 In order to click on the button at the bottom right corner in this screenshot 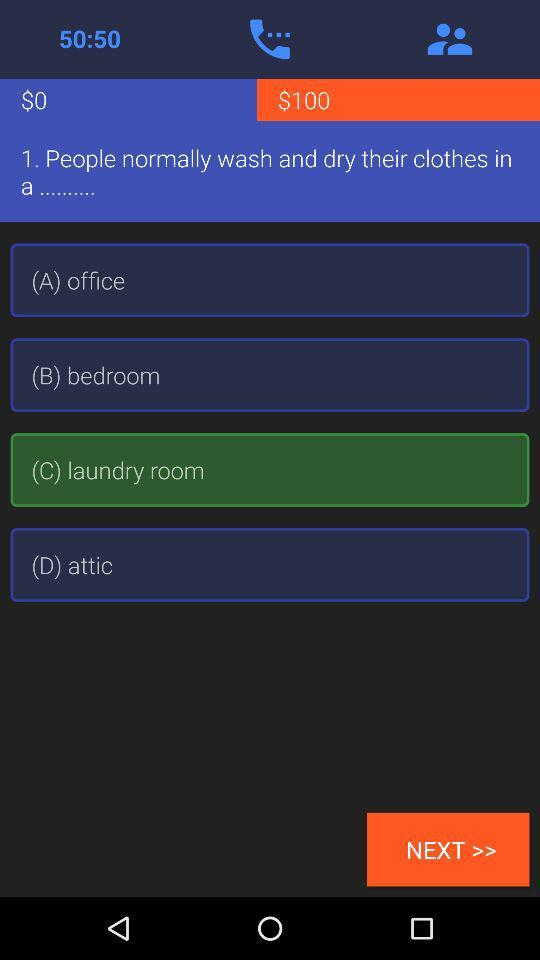, I will do `click(448, 848)`.